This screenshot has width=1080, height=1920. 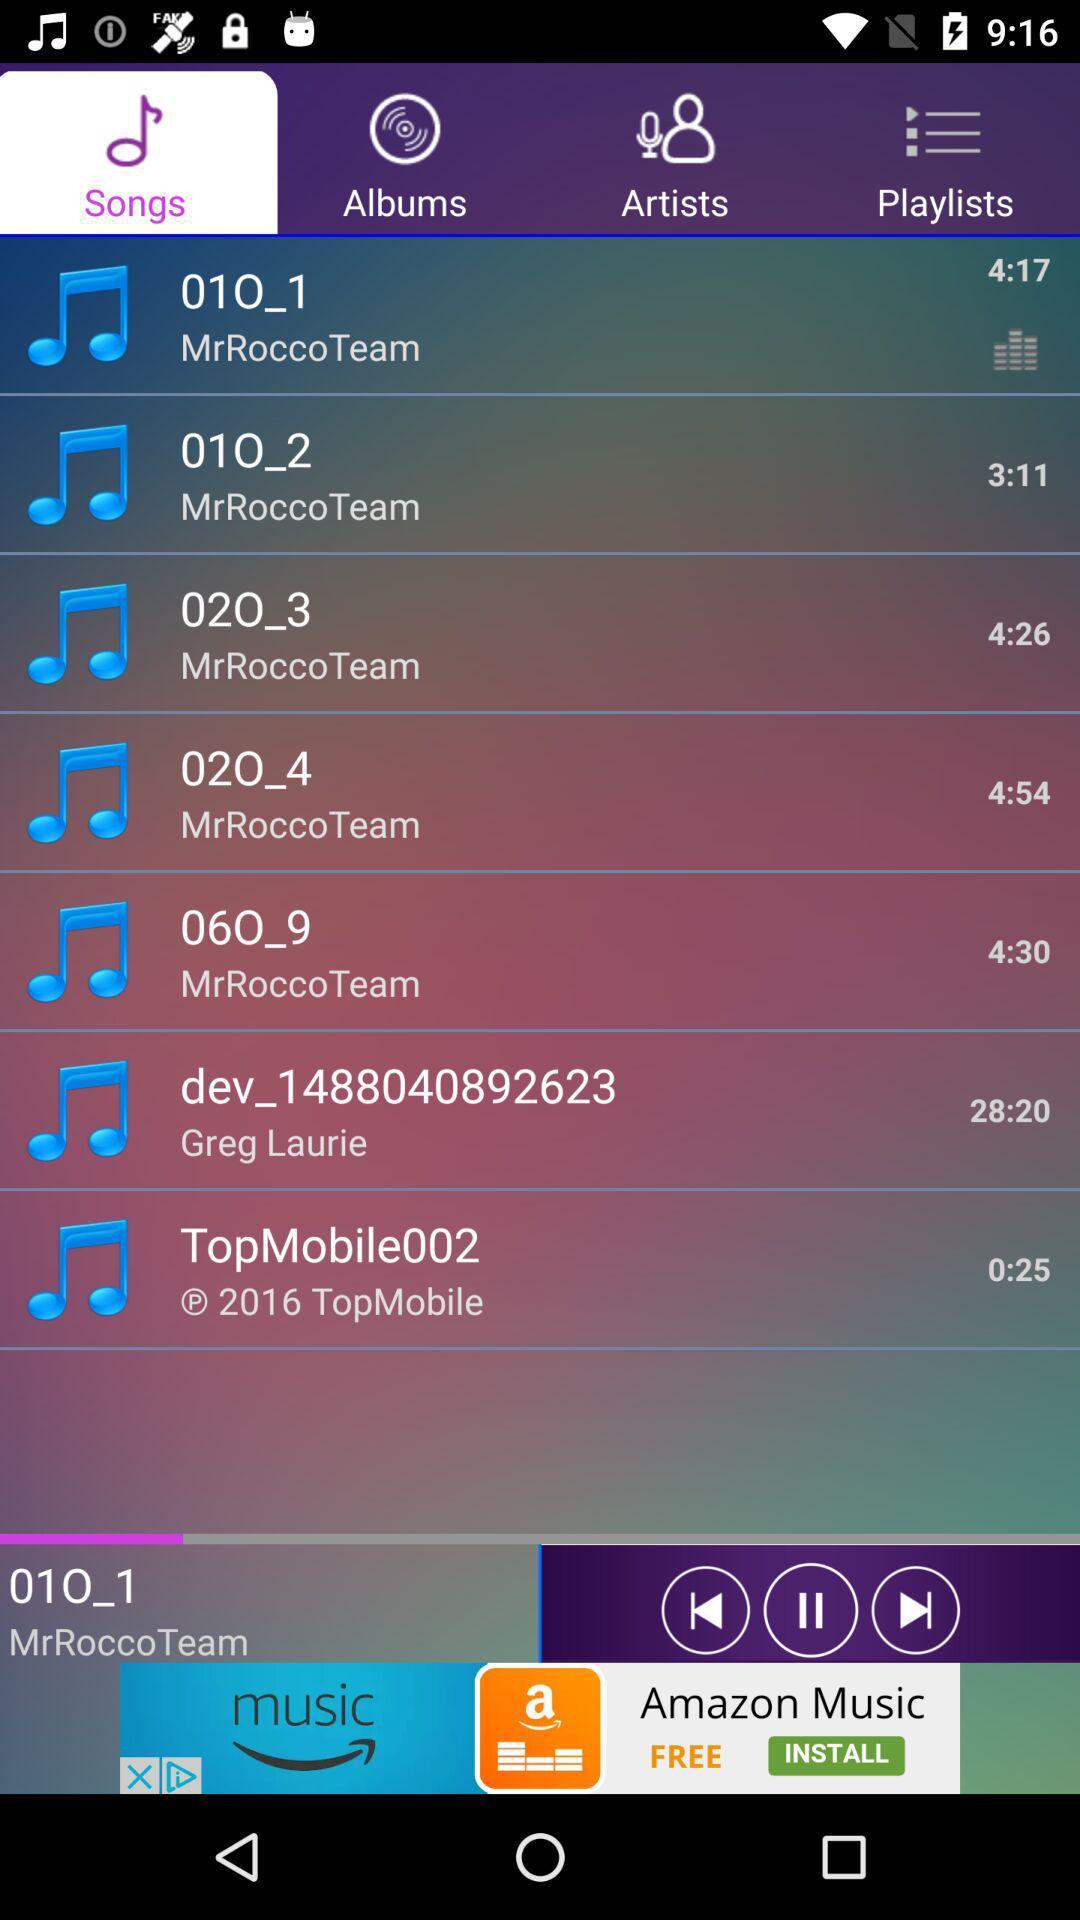 What do you see at coordinates (915, 1610) in the screenshot?
I see `forward` at bounding box center [915, 1610].